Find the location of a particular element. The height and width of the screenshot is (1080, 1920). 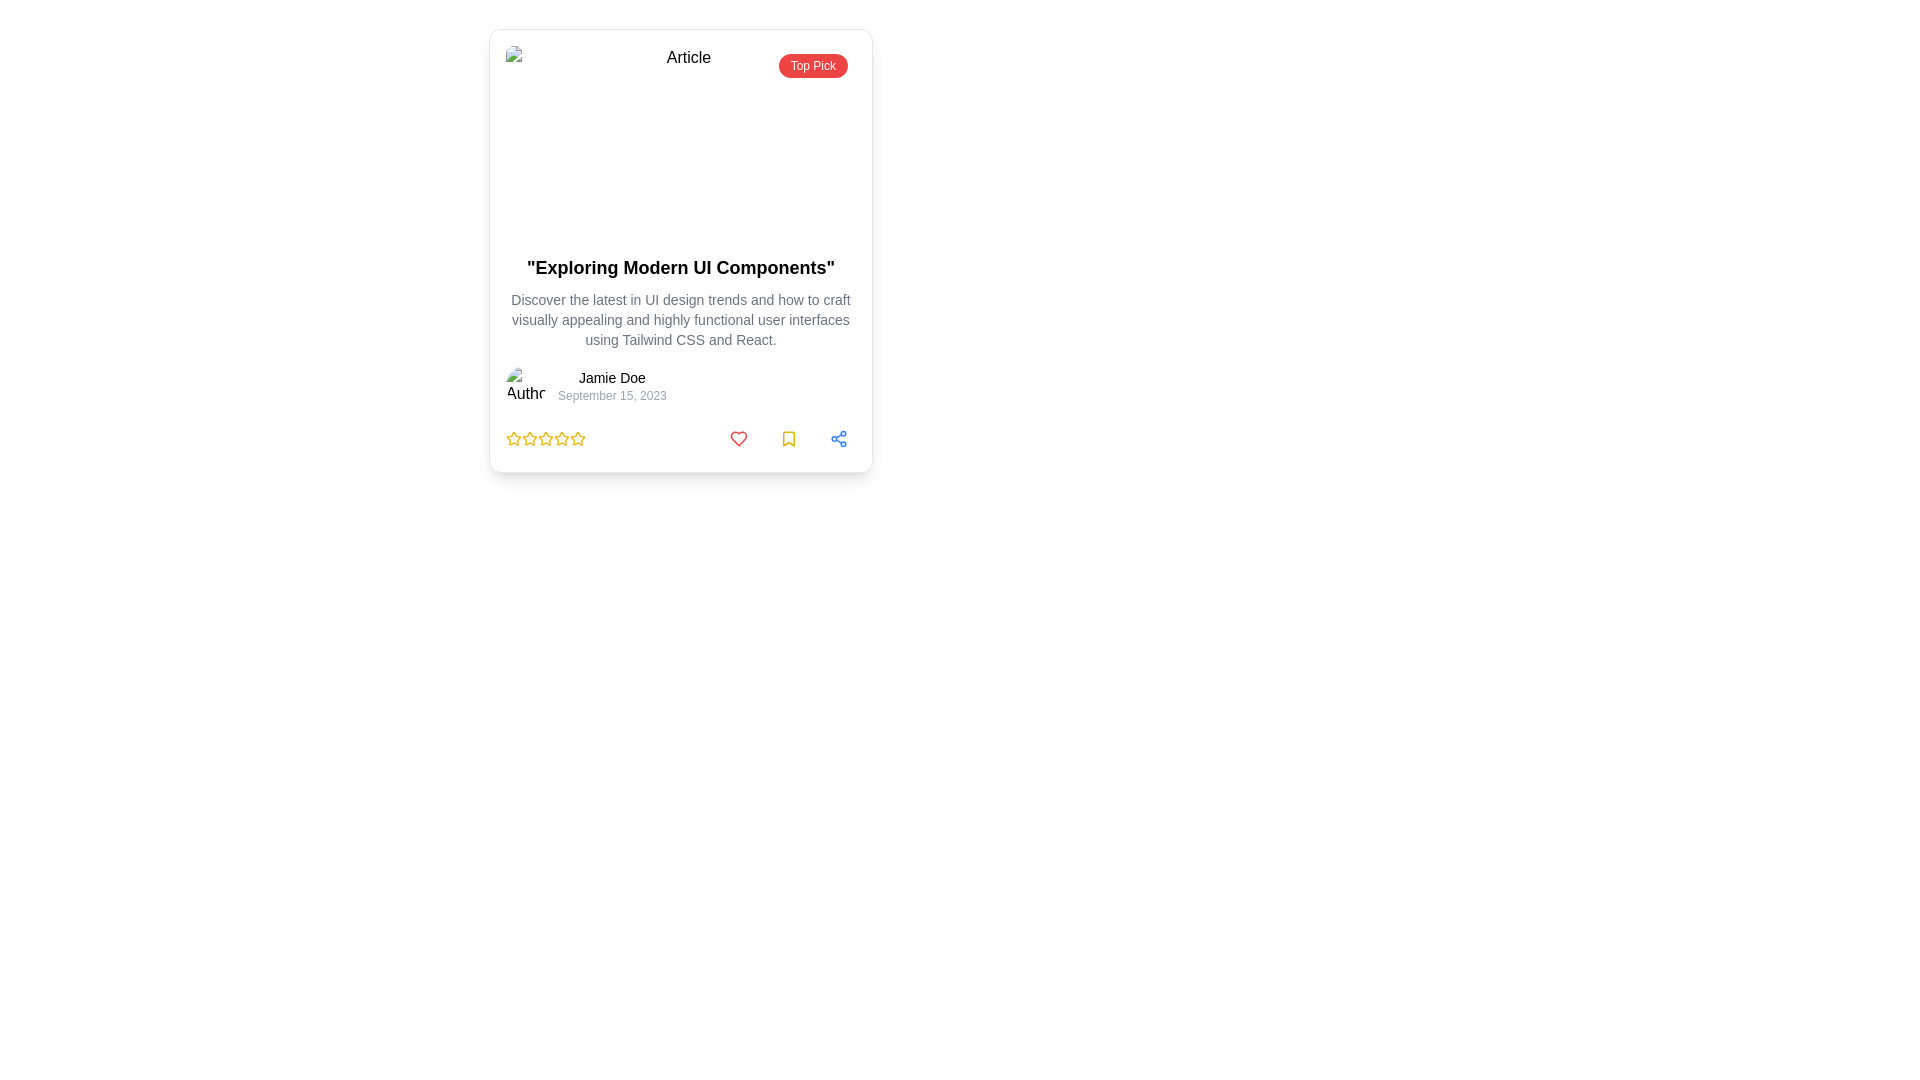

the leftmost bookmark button at the bottom of the card UI layout is located at coordinates (787, 438).